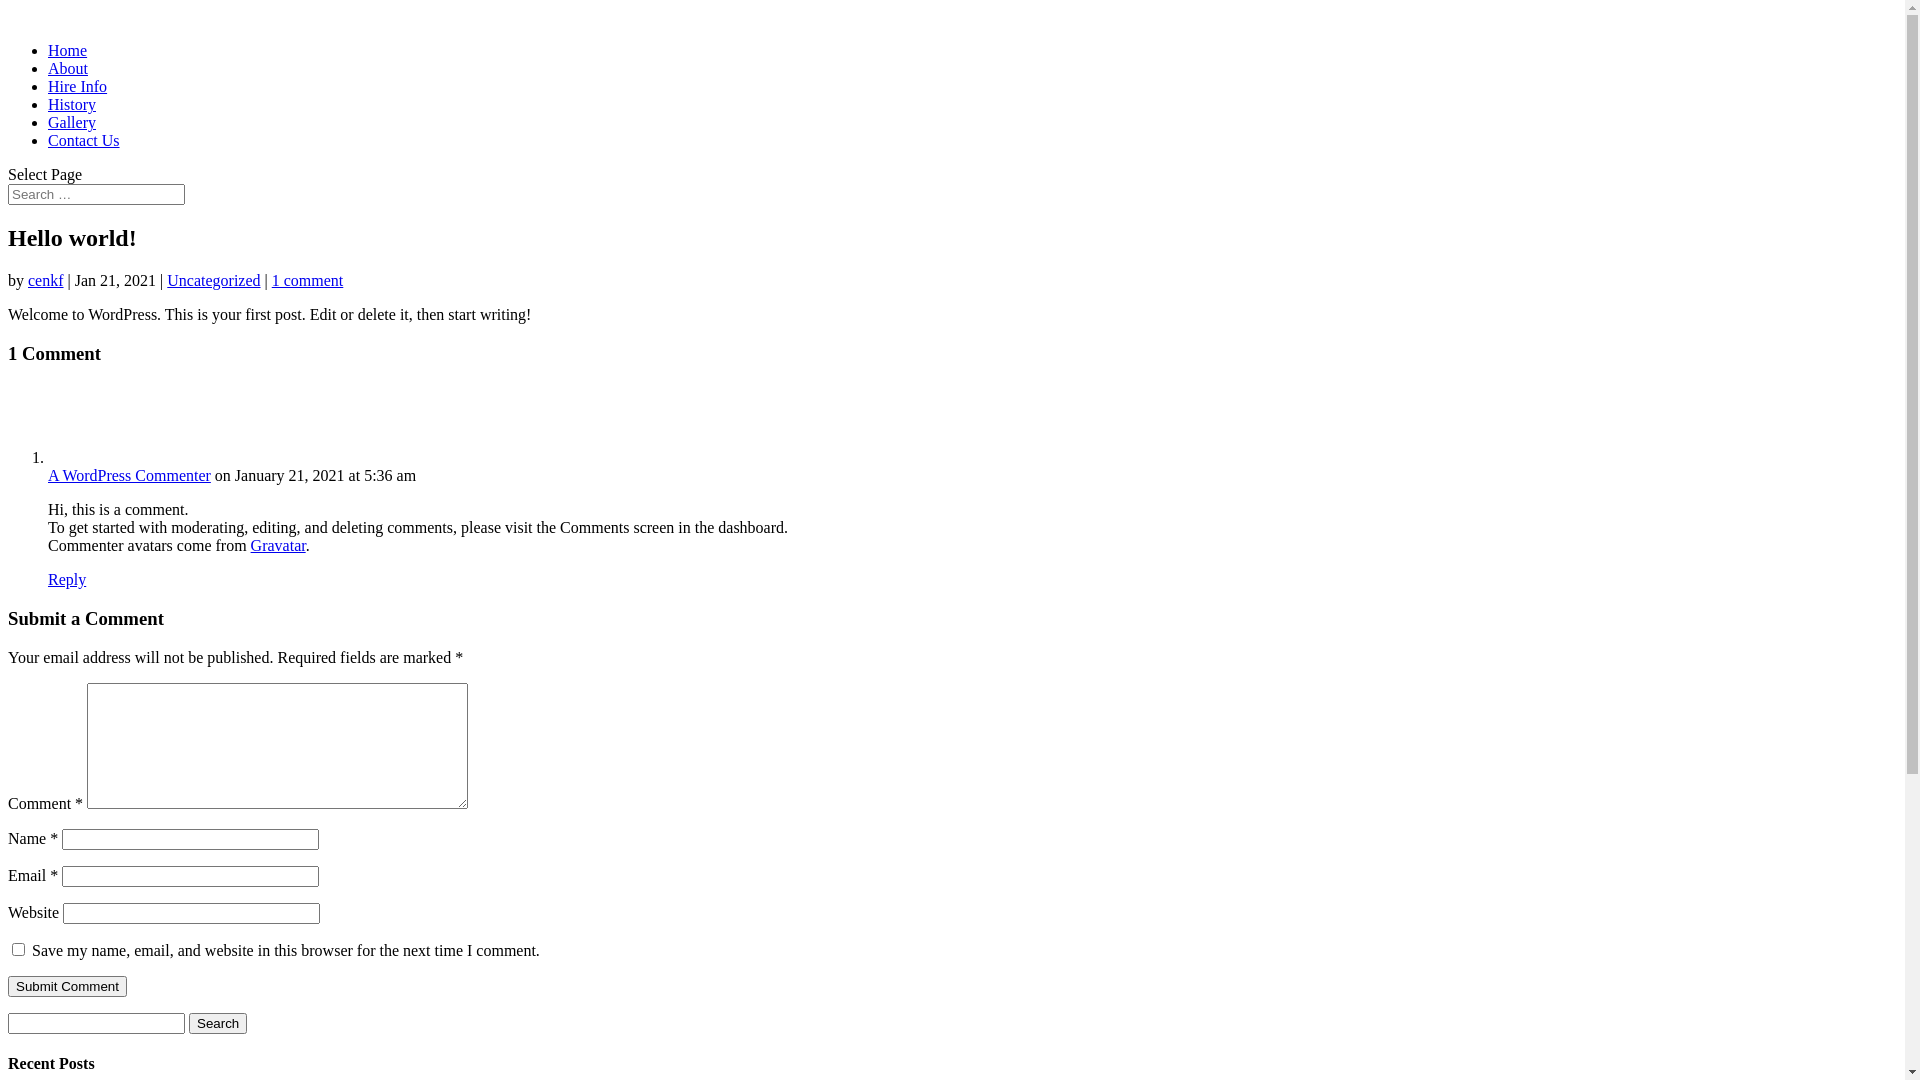 The image size is (1920, 1080). Describe the element at coordinates (72, 122) in the screenshot. I see `'Gallery'` at that location.